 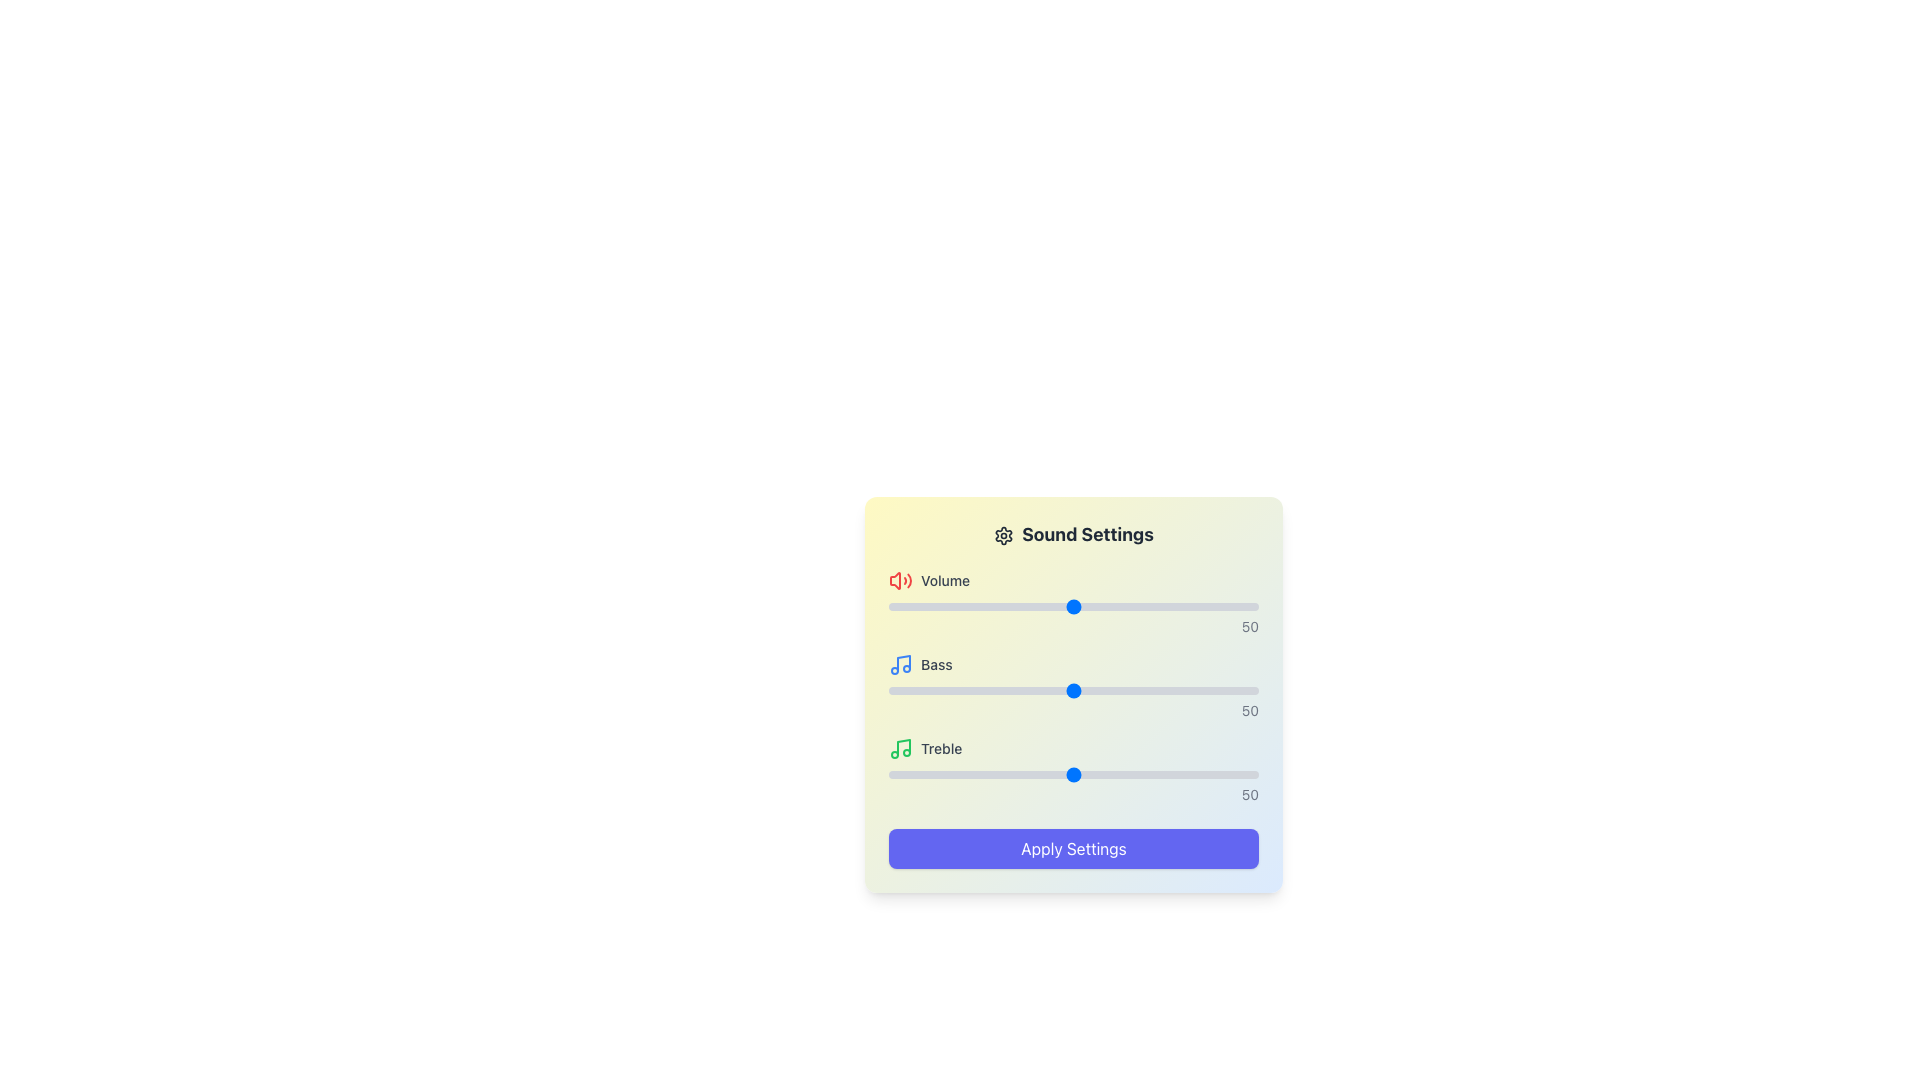 What do you see at coordinates (1199, 774) in the screenshot?
I see `treble` at bounding box center [1199, 774].